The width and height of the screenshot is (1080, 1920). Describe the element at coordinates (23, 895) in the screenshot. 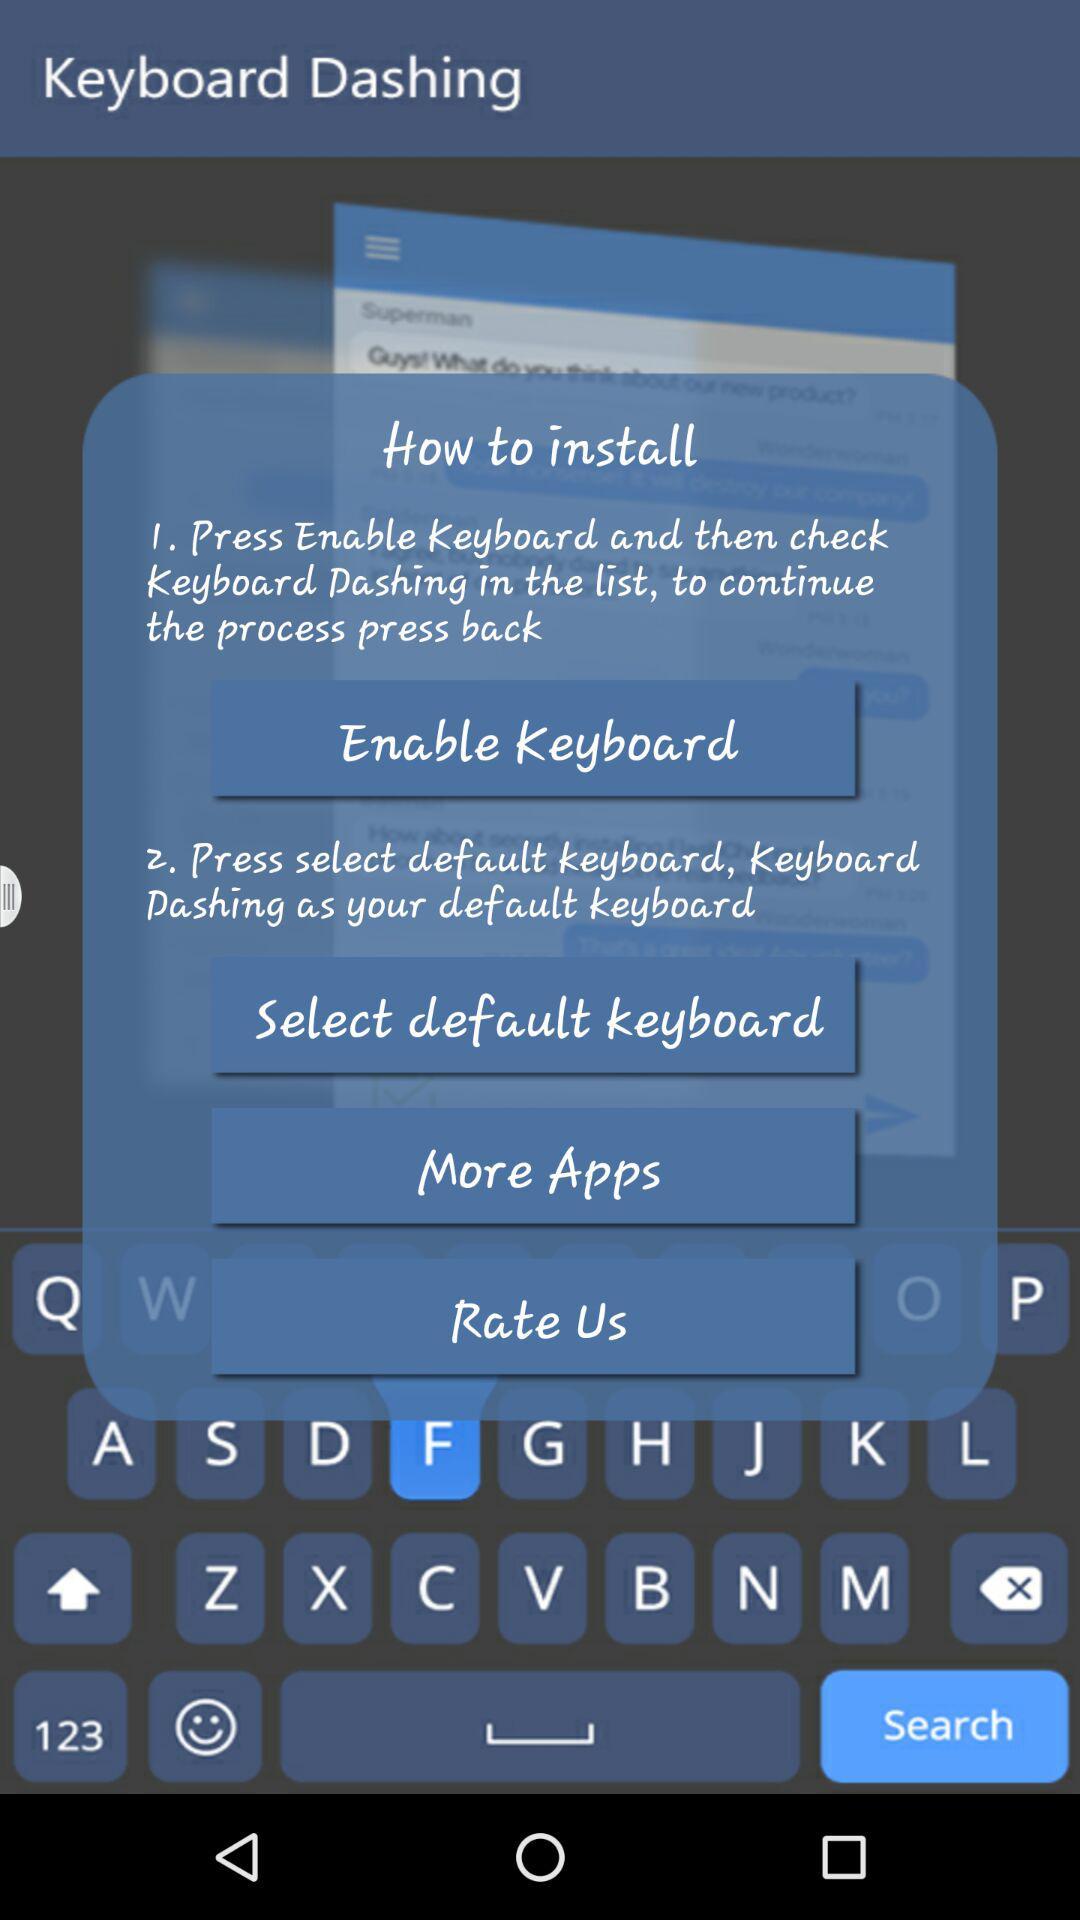

I see `item to the left of the 2 press select item` at that location.